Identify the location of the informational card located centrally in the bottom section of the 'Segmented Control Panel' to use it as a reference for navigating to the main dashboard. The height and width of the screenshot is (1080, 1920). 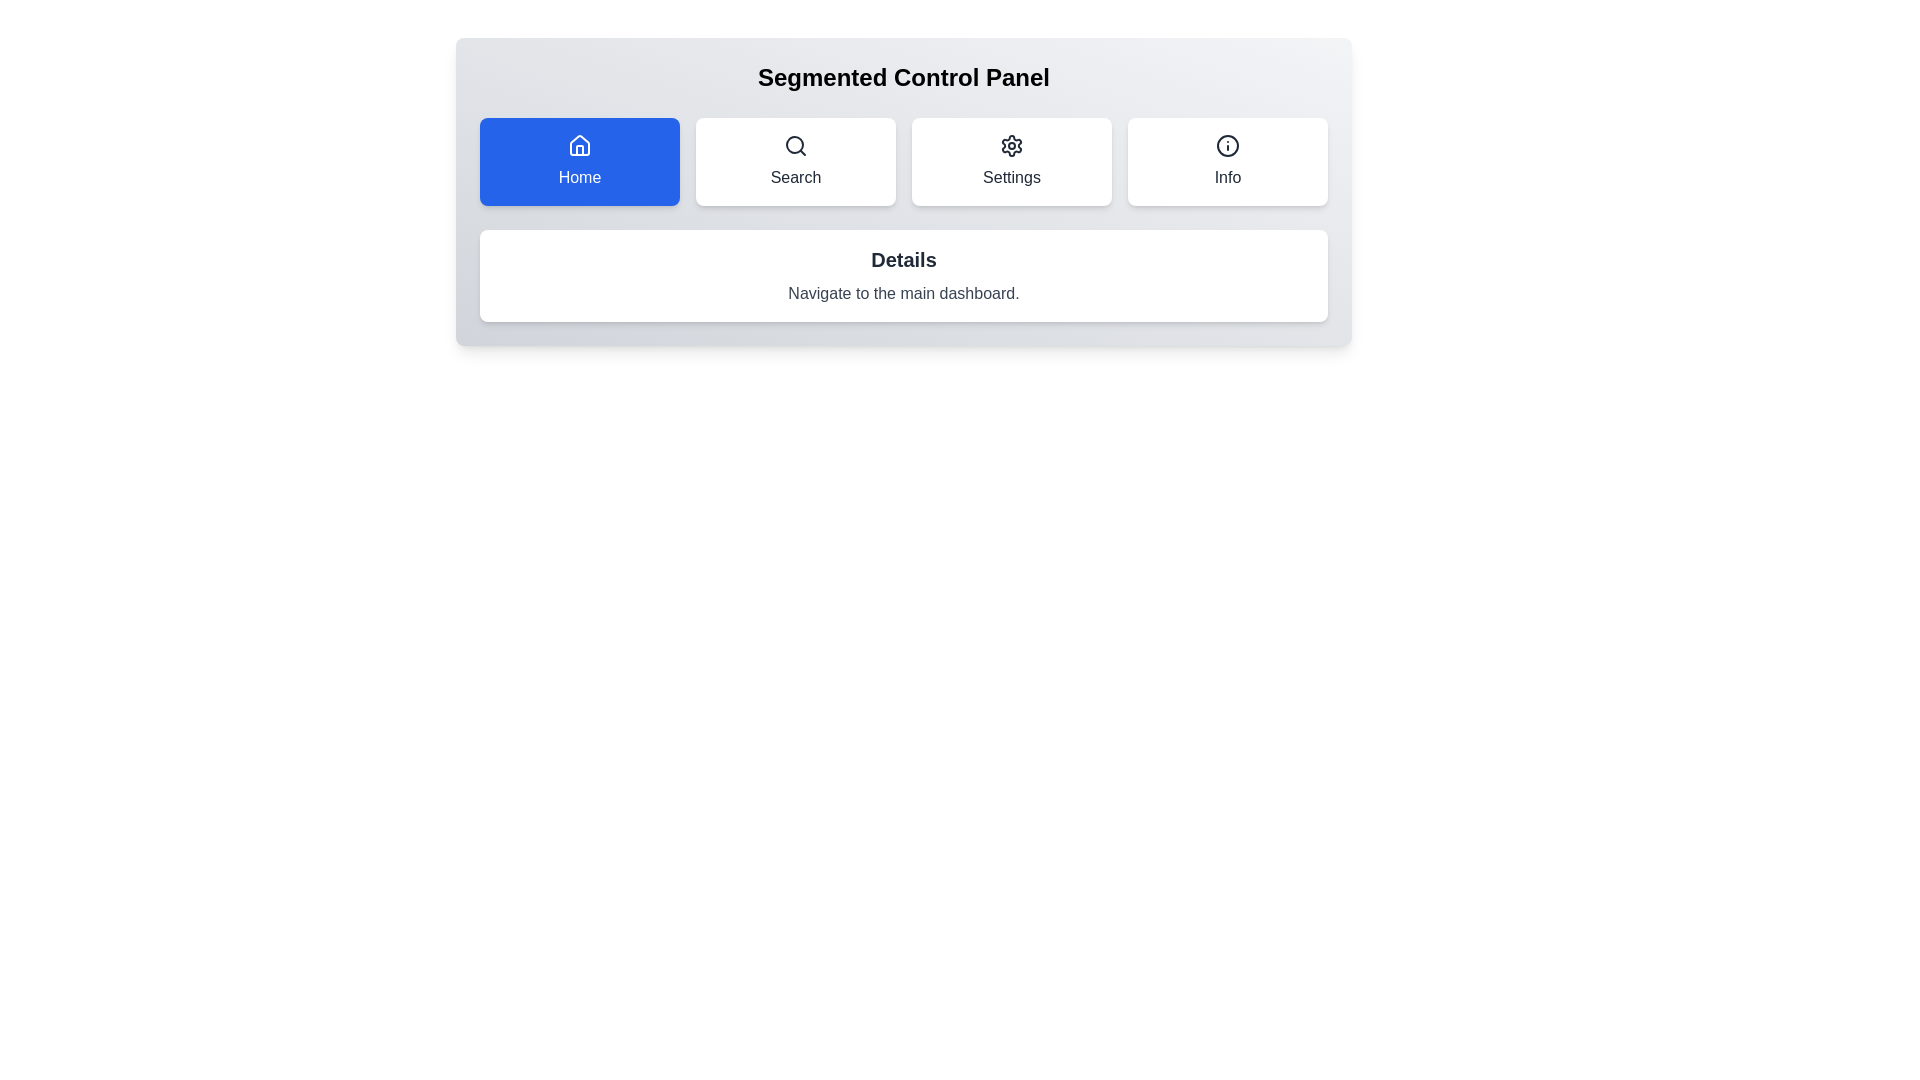
(902, 276).